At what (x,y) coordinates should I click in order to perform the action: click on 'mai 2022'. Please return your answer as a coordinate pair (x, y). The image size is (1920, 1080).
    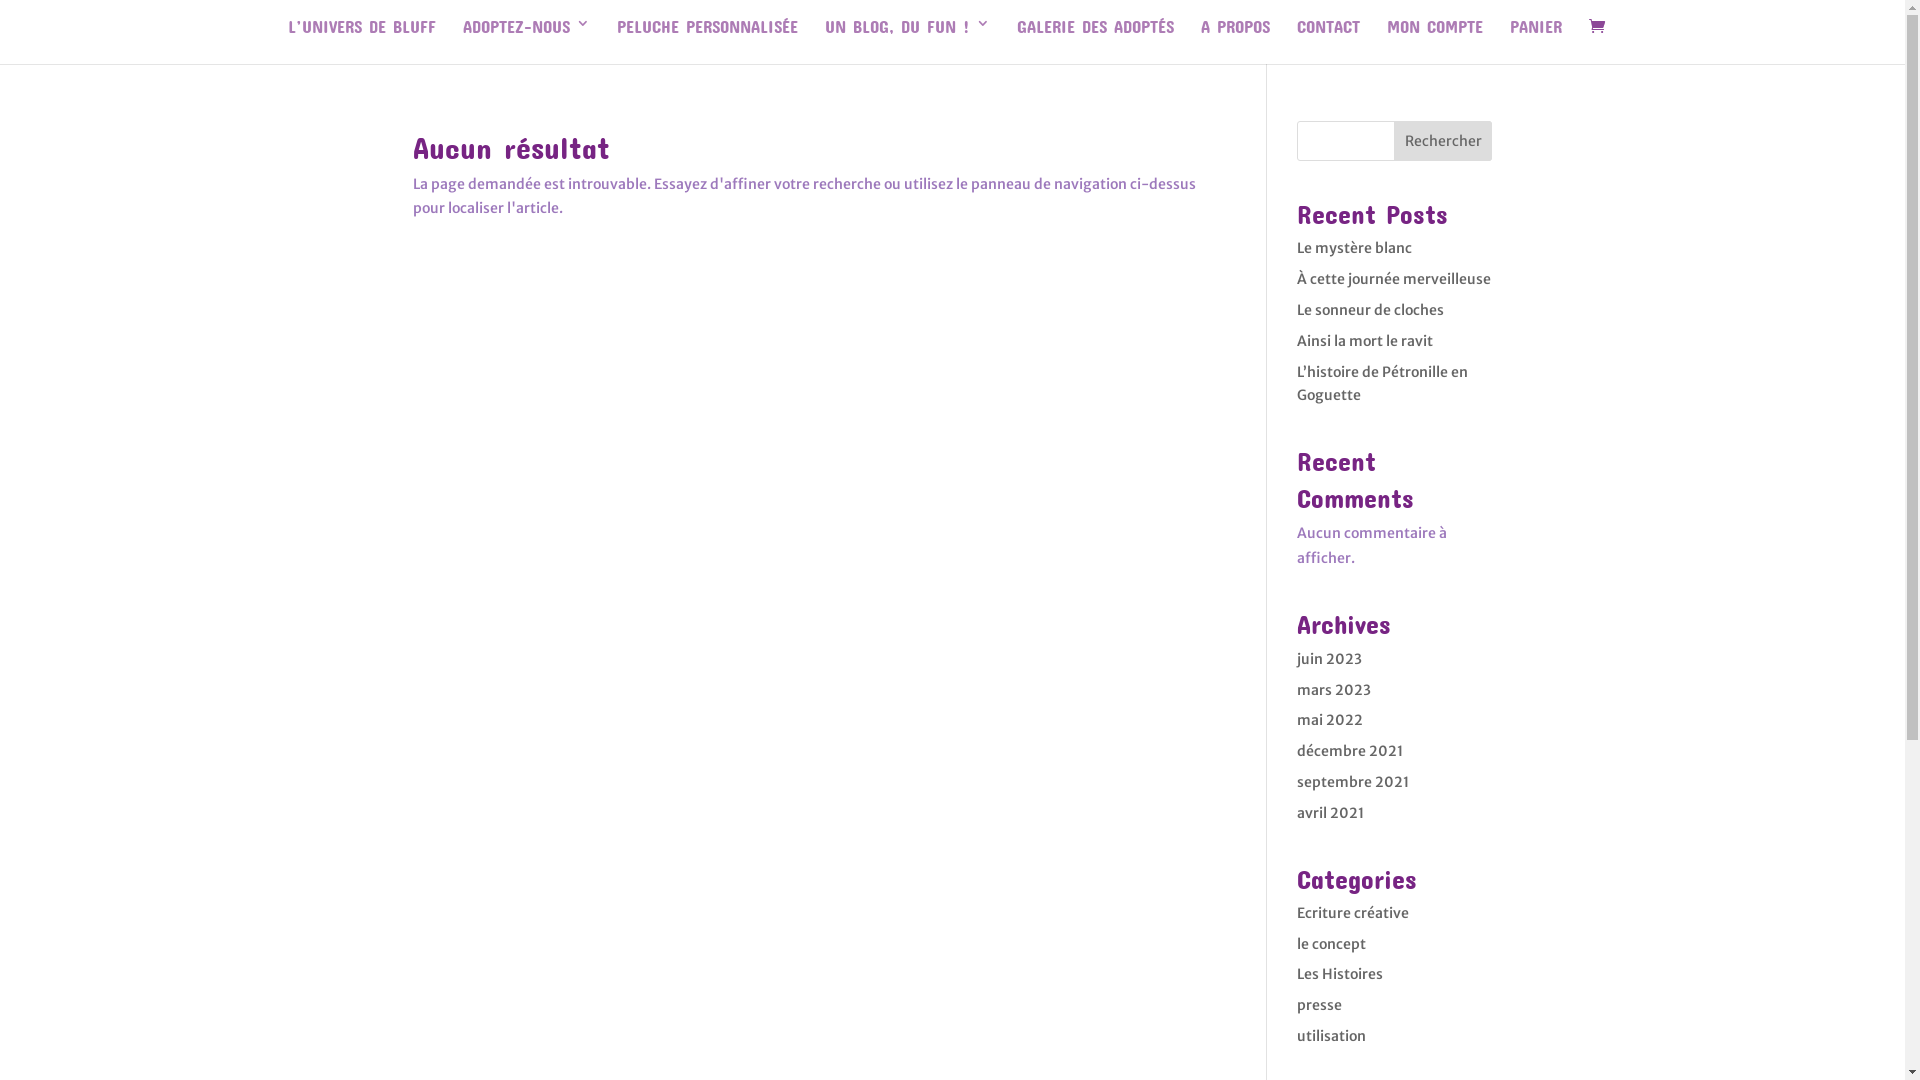
    Looking at the image, I should click on (1296, 720).